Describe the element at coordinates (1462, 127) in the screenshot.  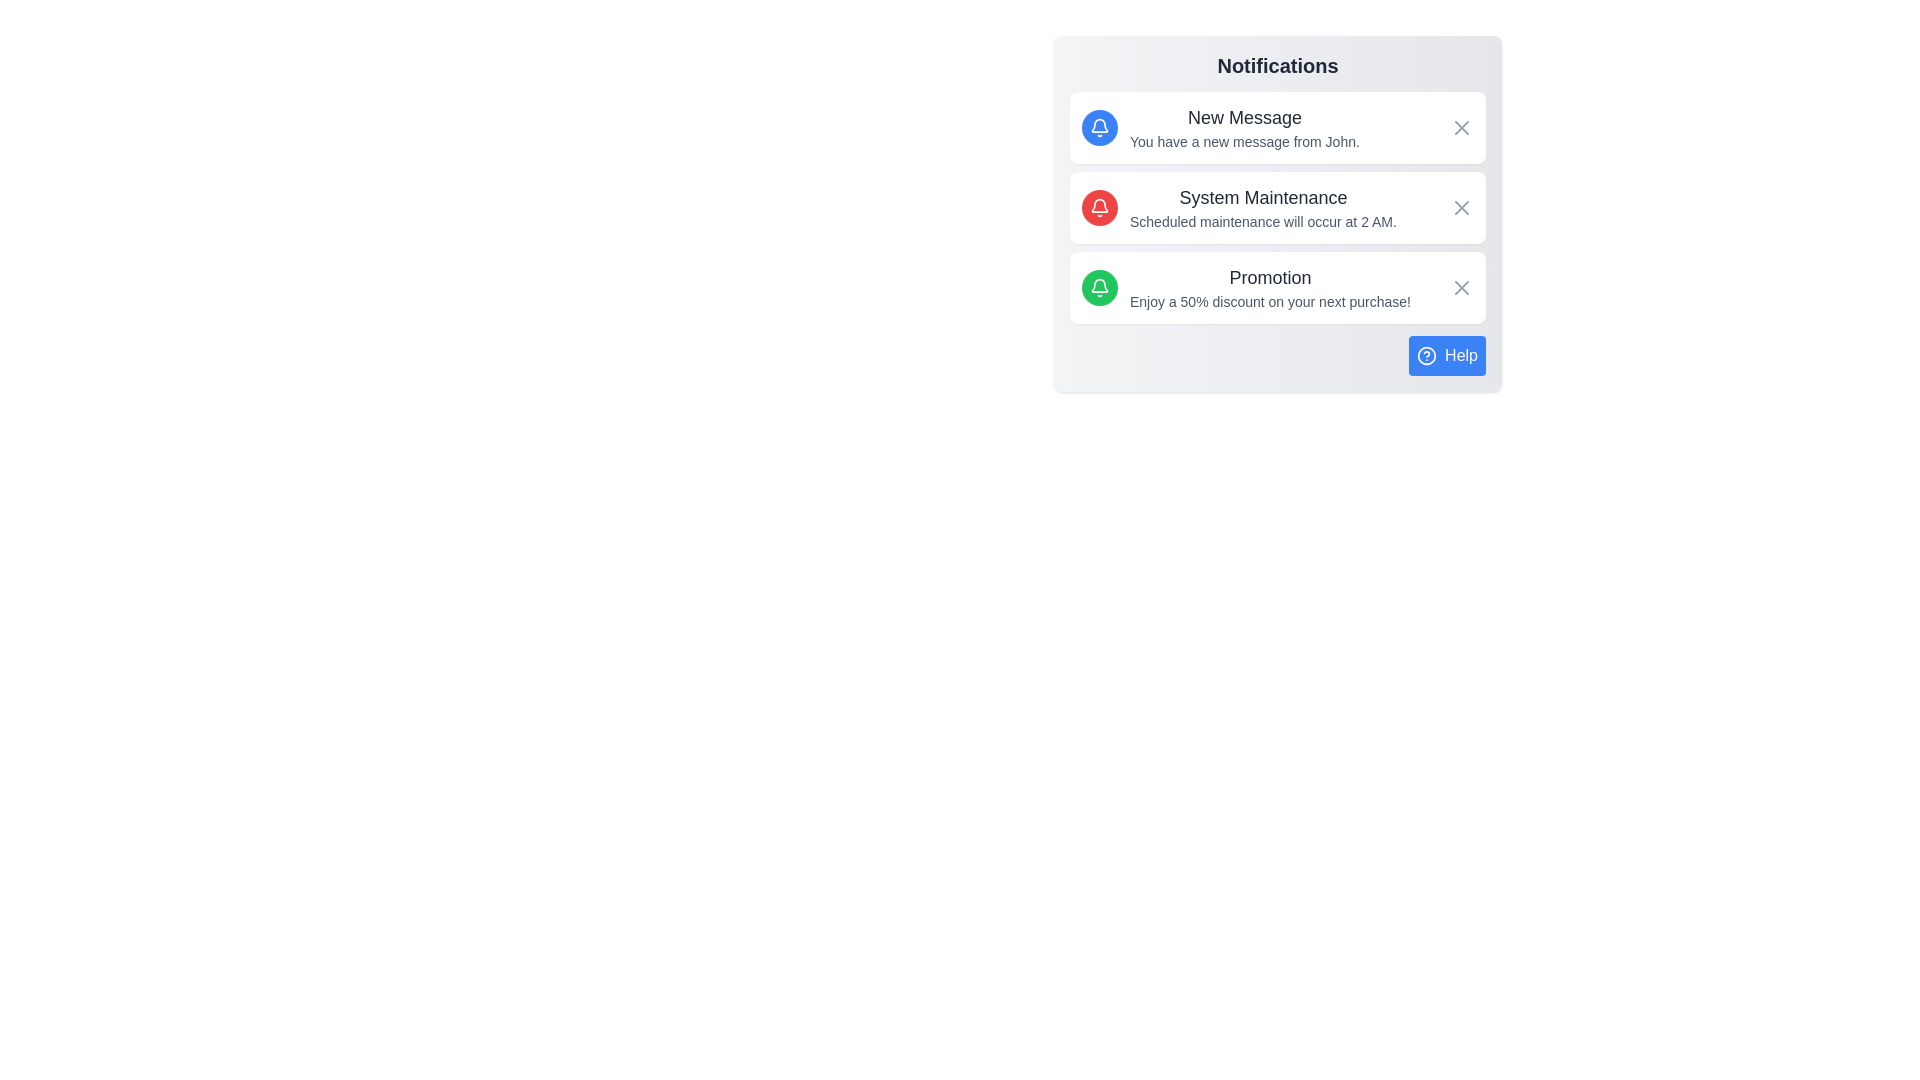
I see `the bottom-left to top-right diagonal segment of the 'X' close button for the notification titled 'New Message'` at that location.